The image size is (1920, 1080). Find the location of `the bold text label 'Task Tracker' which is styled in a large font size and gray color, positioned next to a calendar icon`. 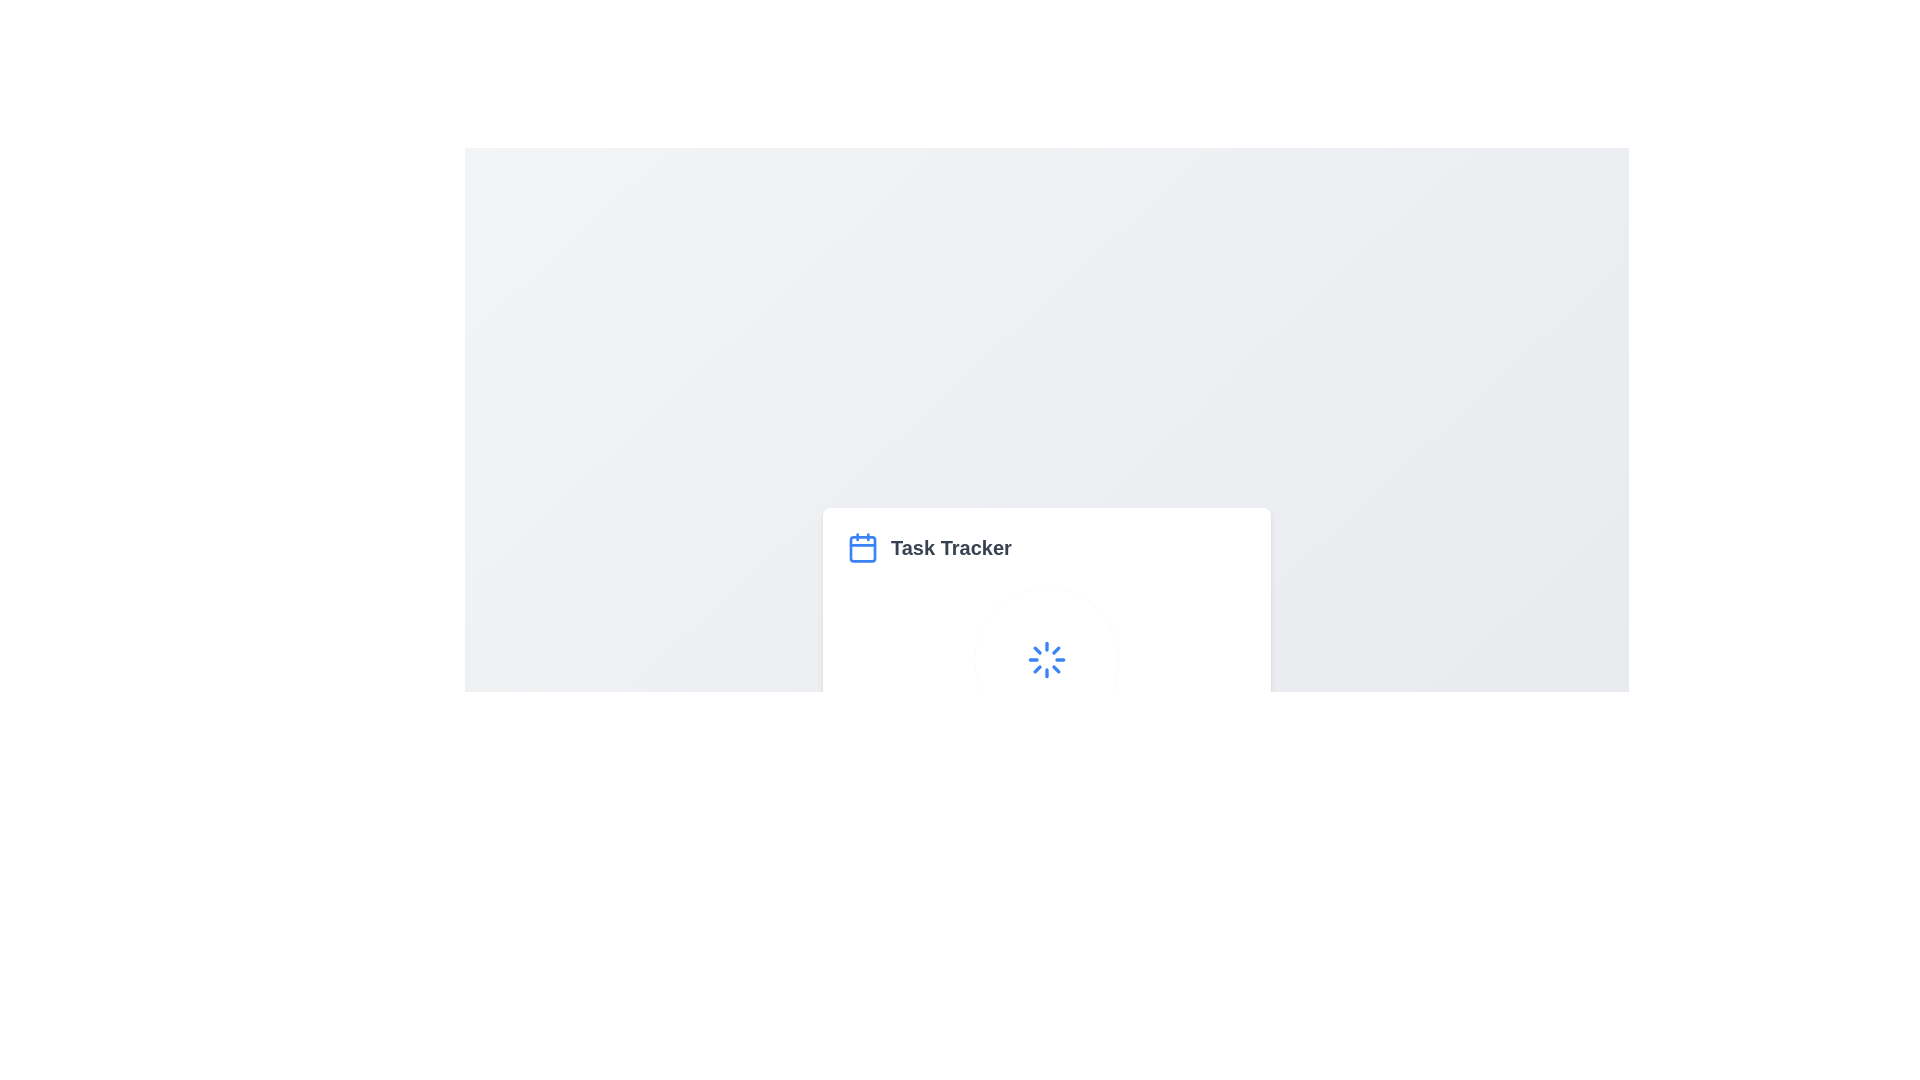

the bold text label 'Task Tracker' which is styled in a large font size and gray color, positioned next to a calendar icon is located at coordinates (950, 547).